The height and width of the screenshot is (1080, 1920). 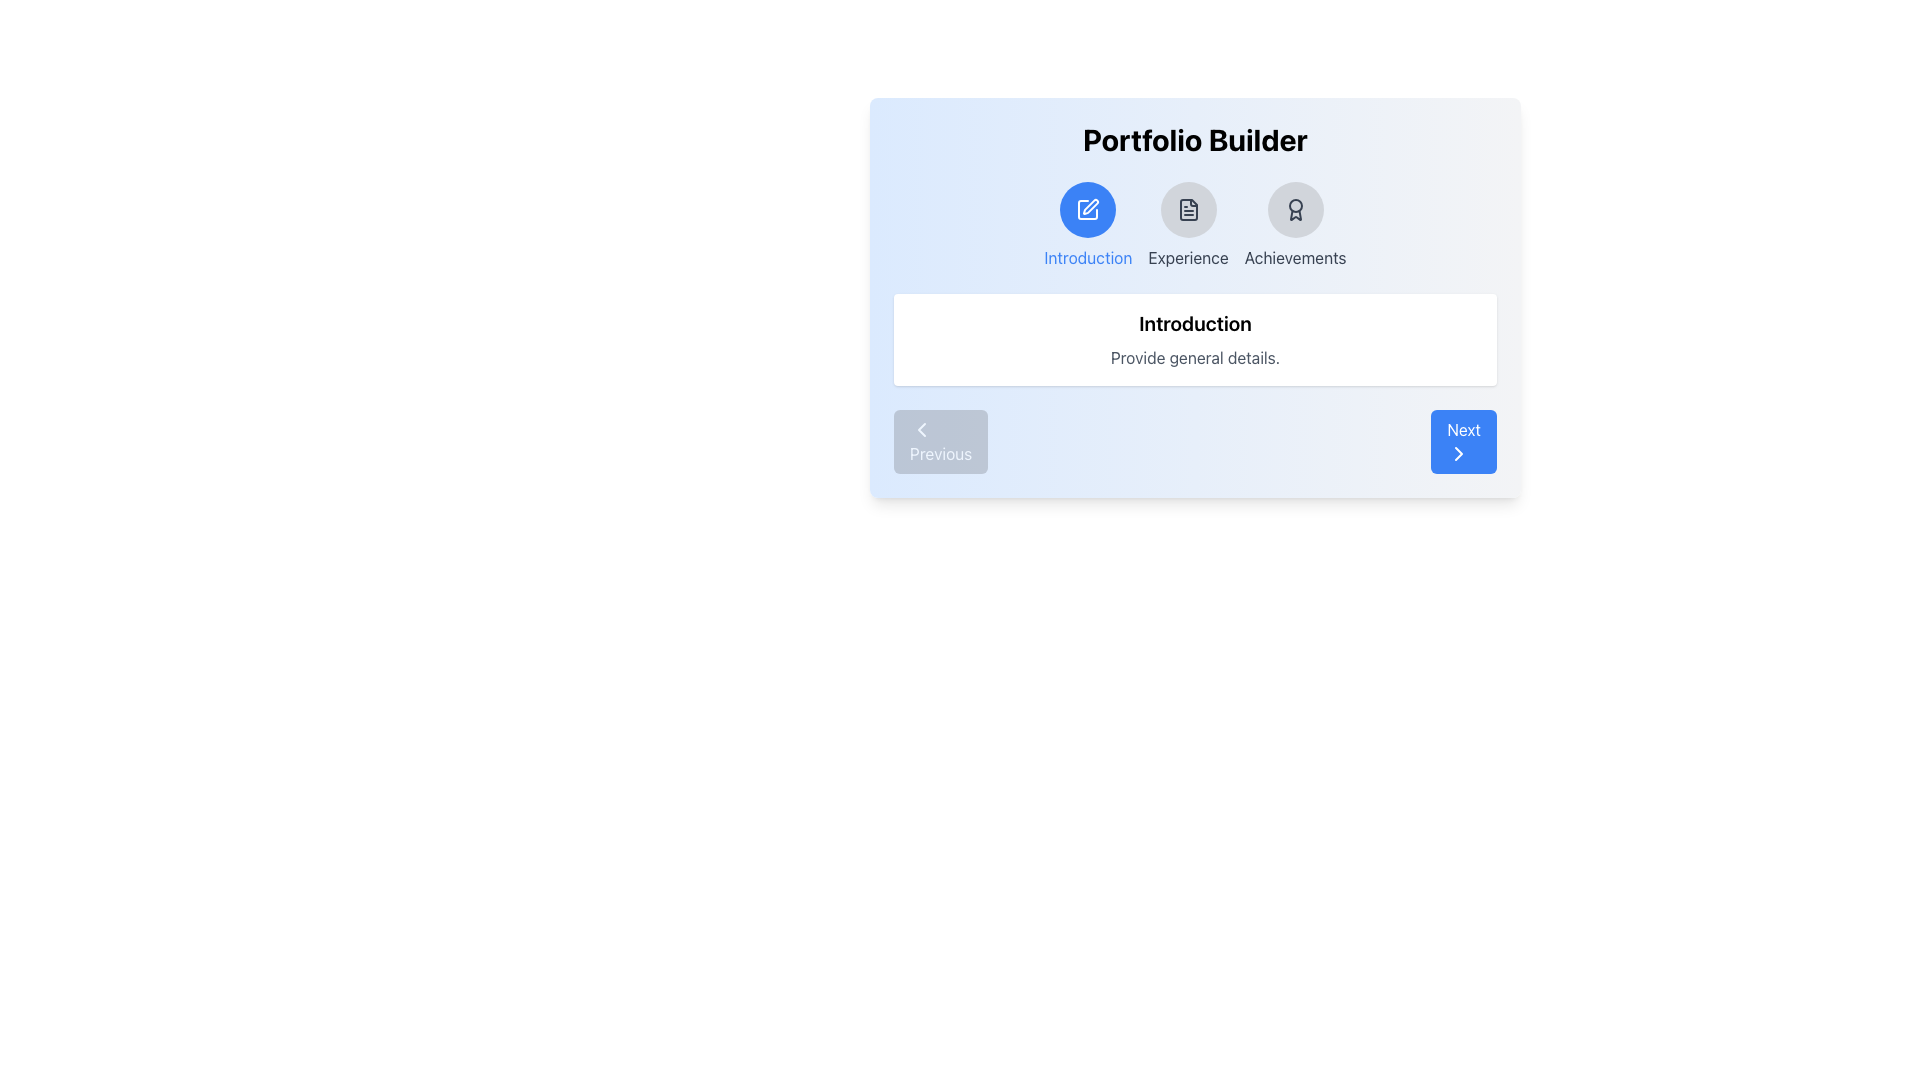 What do you see at coordinates (1188, 225) in the screenshot?
I see `the 'Experience' button-like element, which is positioned in the top-middle of the interface between 'Introduction' and 'Achievements'` at bounding box center [1188, 225].